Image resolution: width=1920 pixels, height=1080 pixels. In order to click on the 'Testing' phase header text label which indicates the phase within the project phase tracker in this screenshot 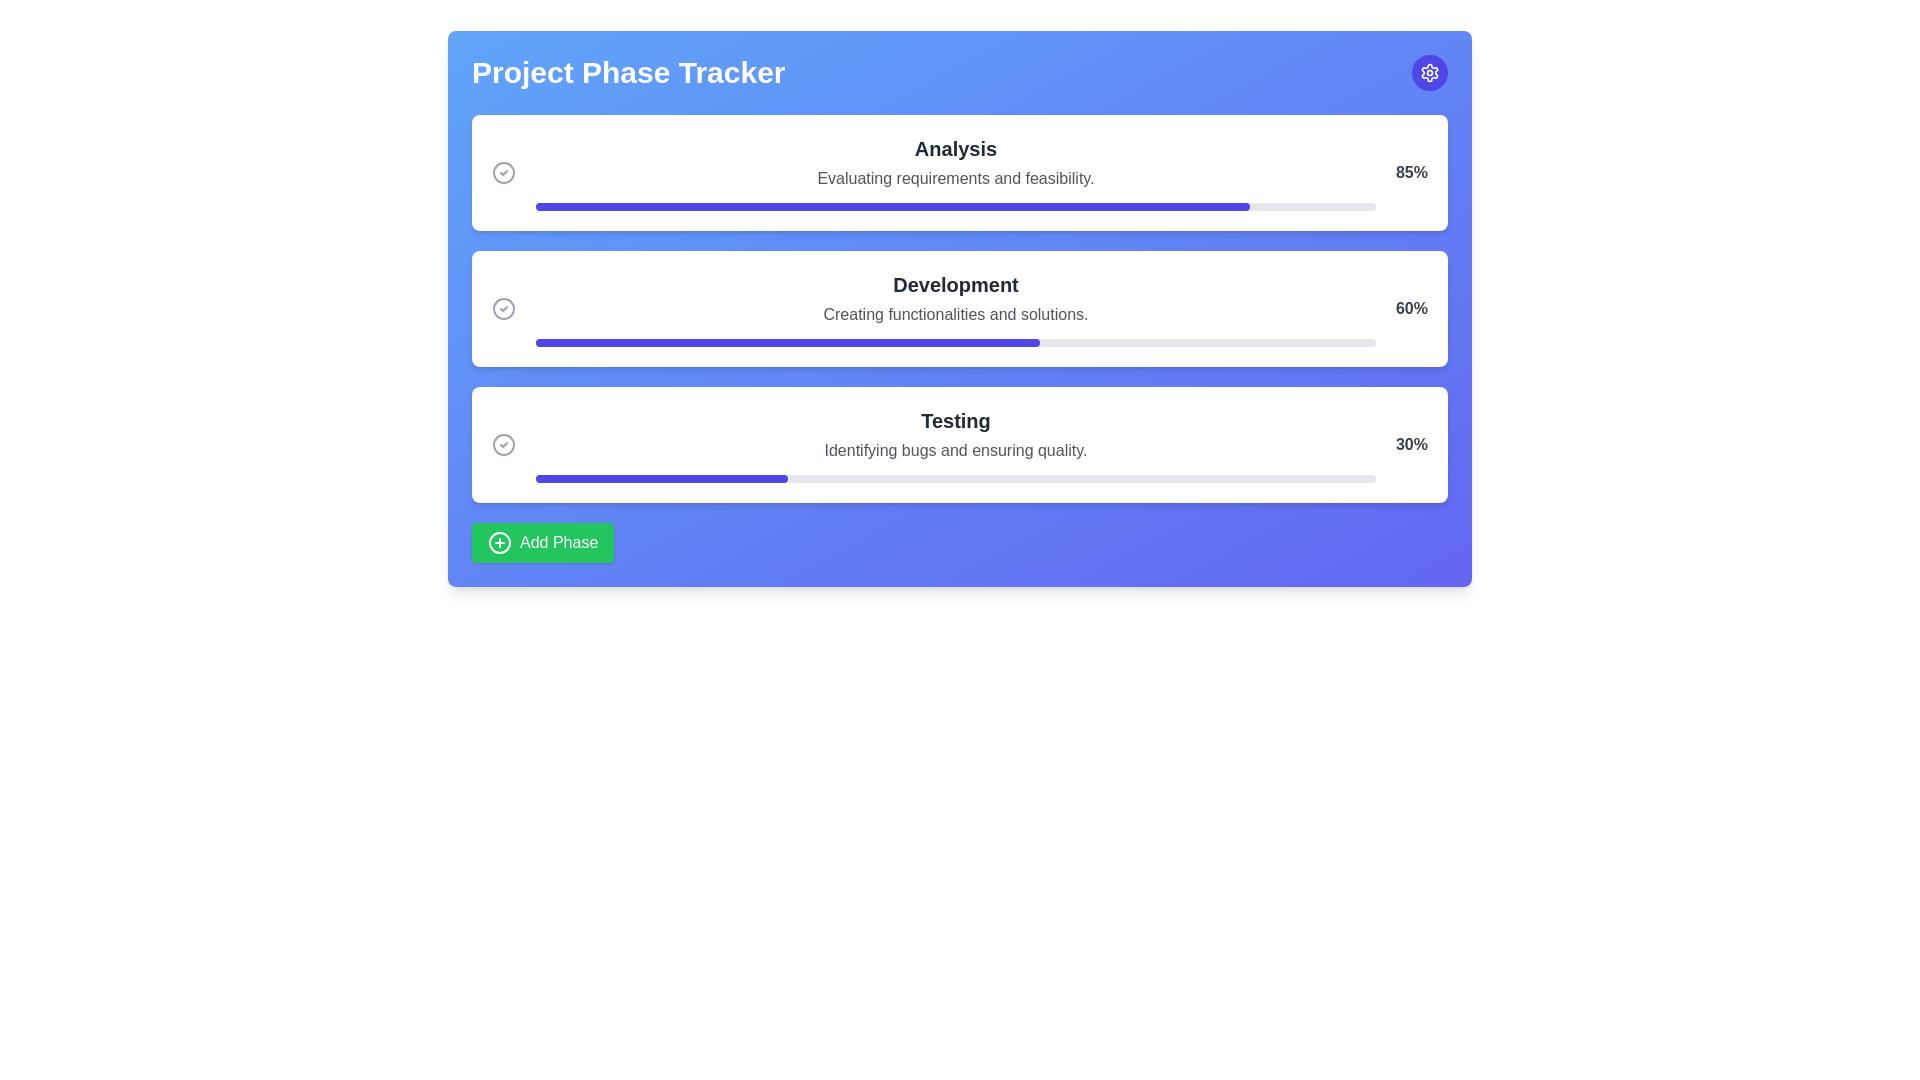, I will do `click(954, 419)`.